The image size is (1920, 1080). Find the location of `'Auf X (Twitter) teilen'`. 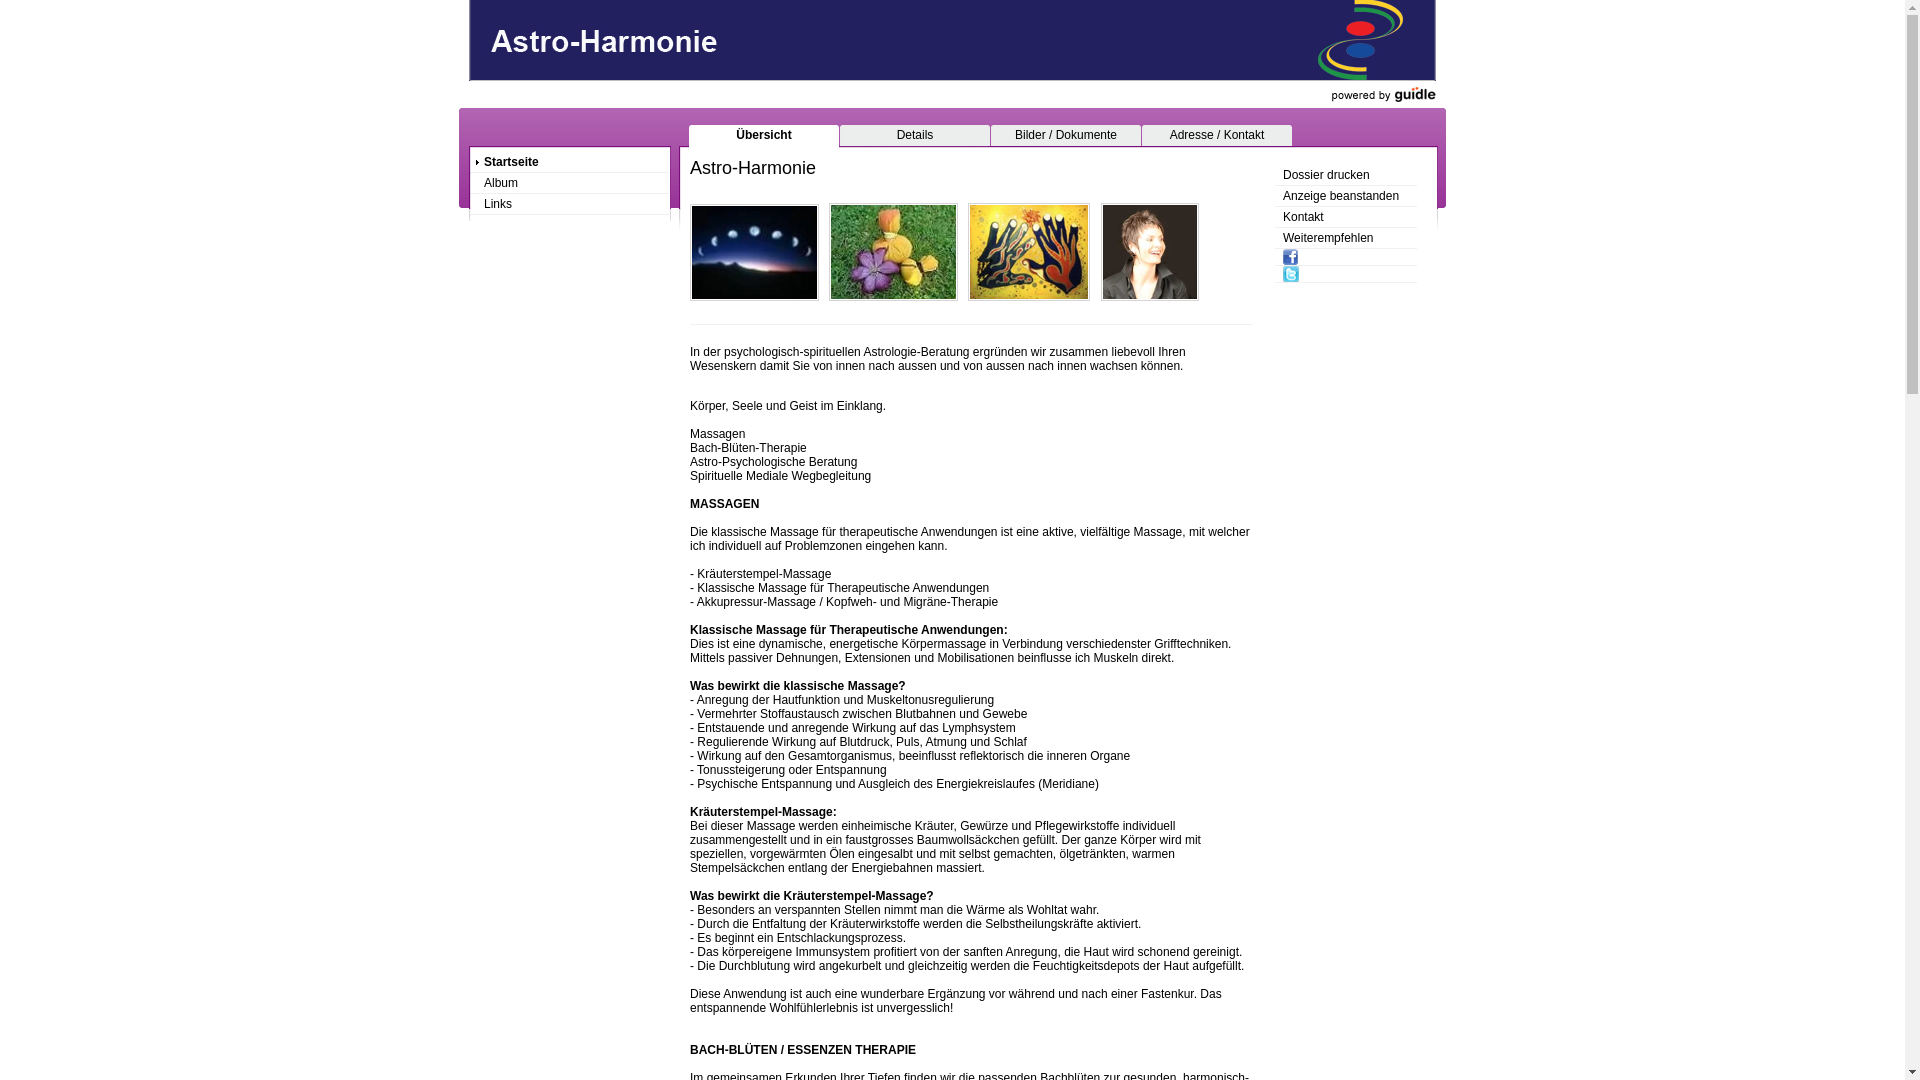

'Auf X (Twitter) teilen' is located at coordinates (1345, 274).